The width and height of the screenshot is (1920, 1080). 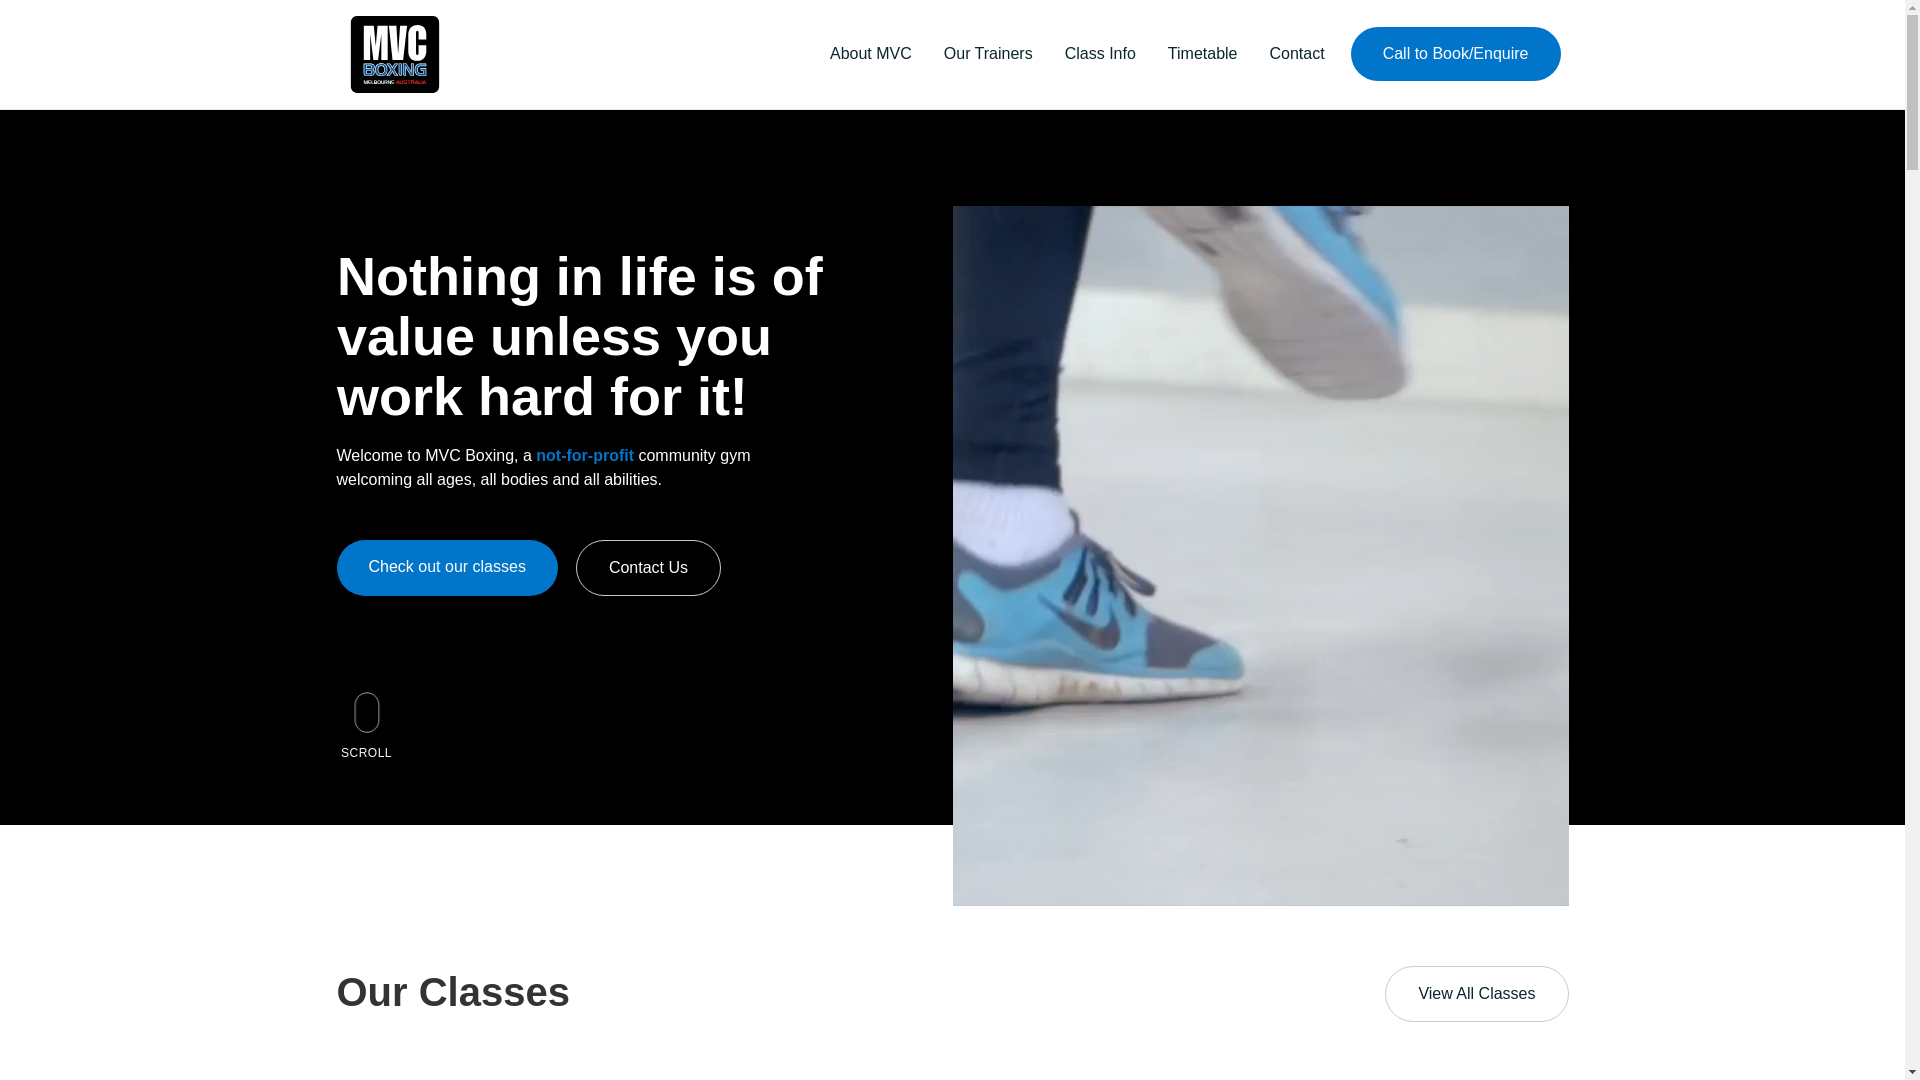 What do you see at coordinates (365, 721) in the screenshot?
I see `'SCROLL'` at bounding box center [365, 721].